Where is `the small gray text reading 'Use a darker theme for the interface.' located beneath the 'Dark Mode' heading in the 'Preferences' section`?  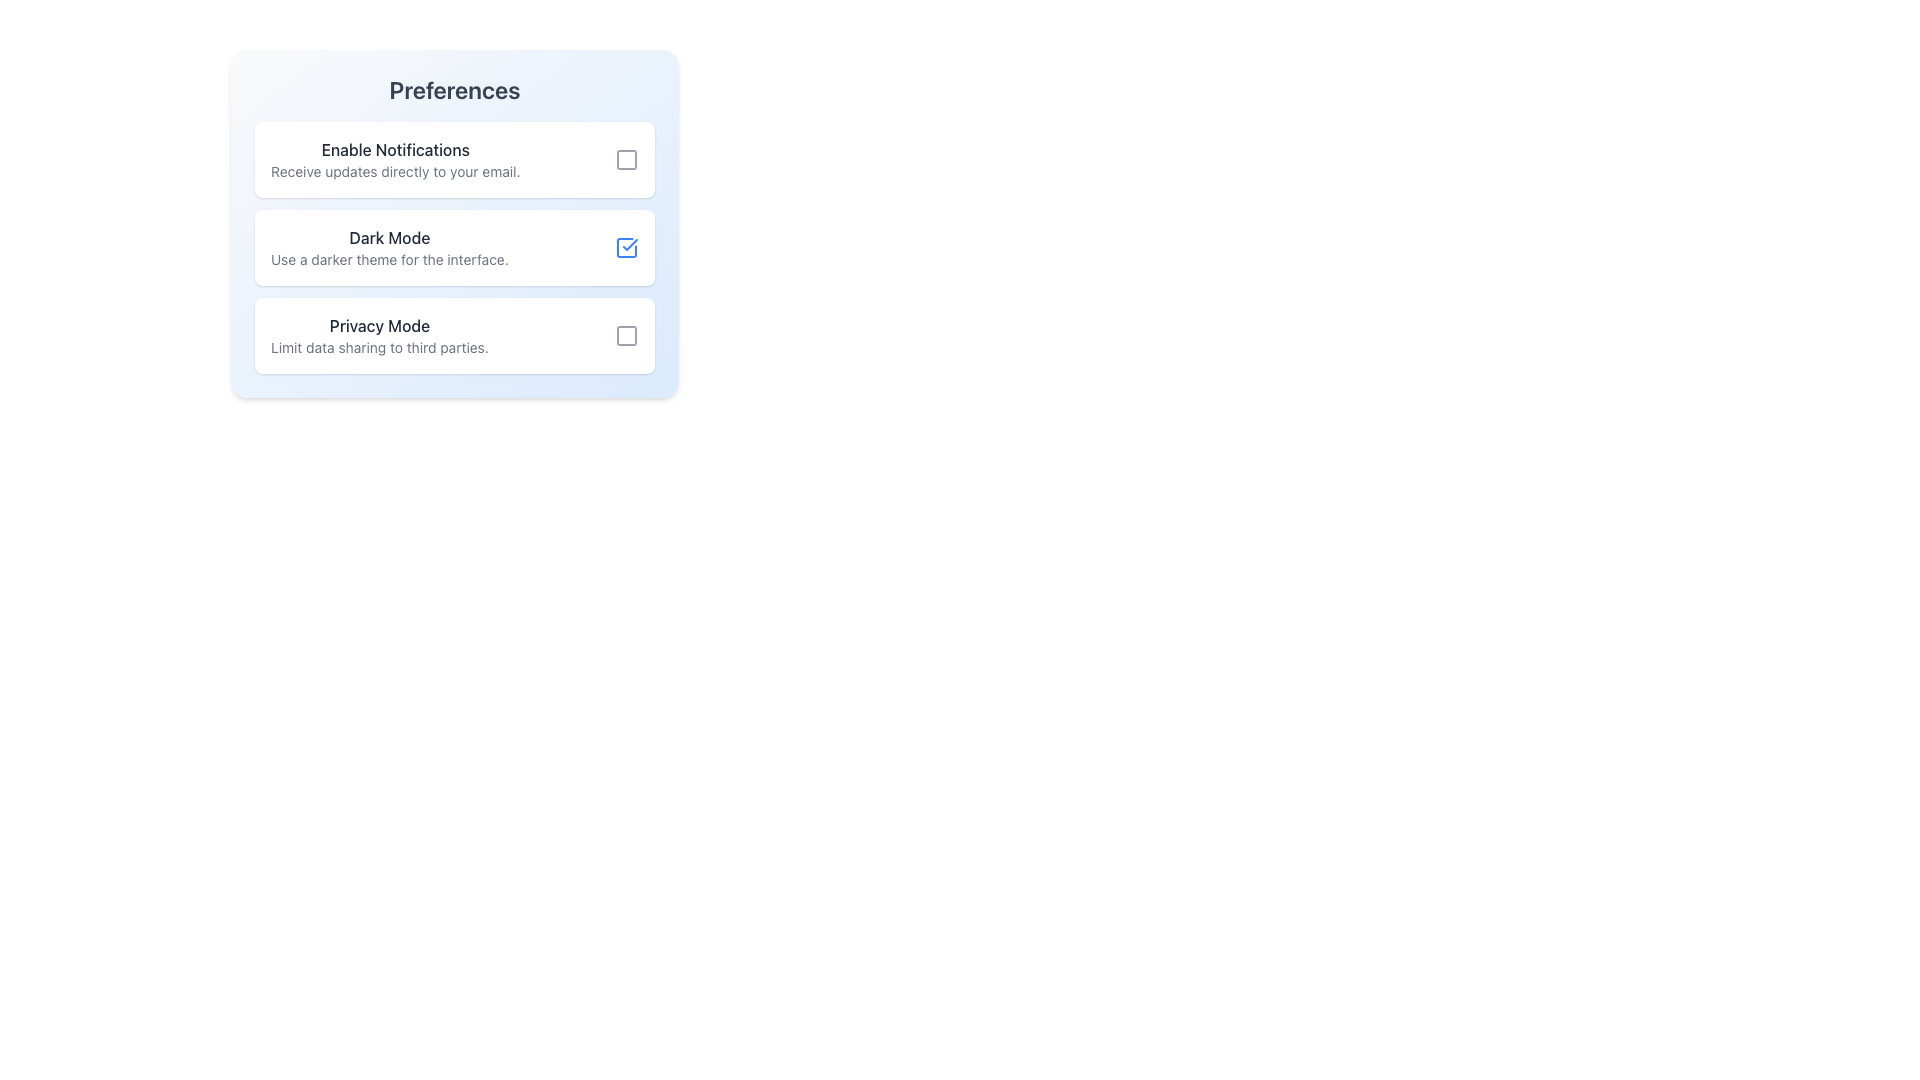 the small gray text reading 'Use a darker theme for the interface.' located beneath the 'Dark Mode' heading in the 'Preferences' section is located at coordinates (389, 258).